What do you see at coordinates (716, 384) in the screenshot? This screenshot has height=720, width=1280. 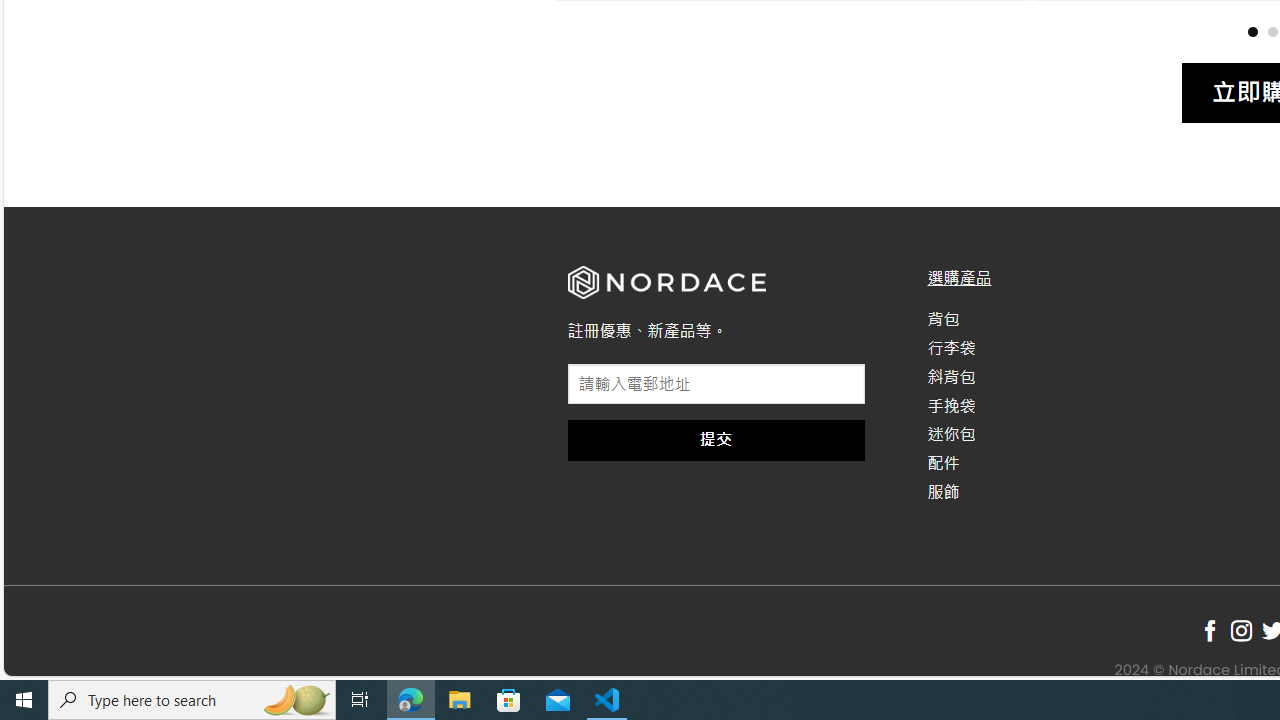 I see `'AutomationID: input_4_1'` at bounding box center [716, 384].